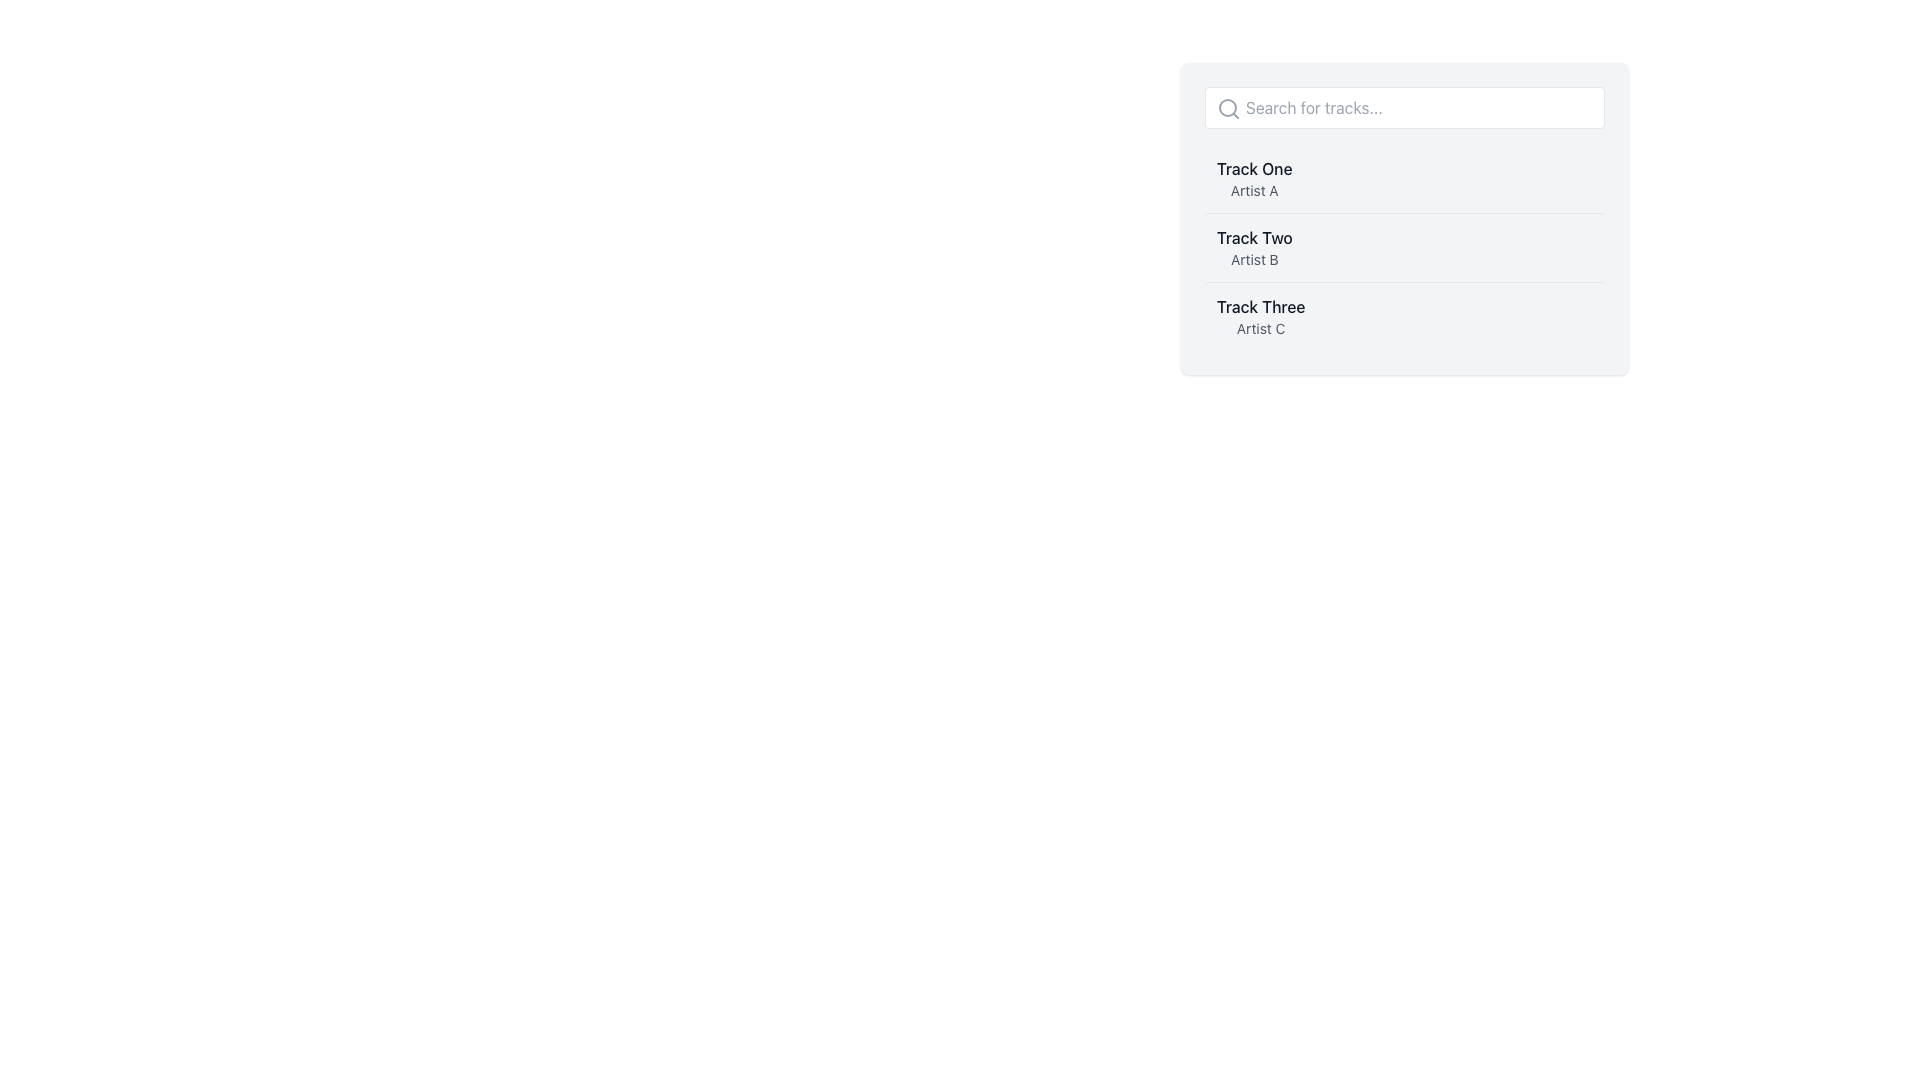 This screenshot has width=1920, height=1080. What do you see at coordinates (1253, 168) in the screenshot?
I see `the text label displaying 'Track One' by 'Artist A'` at bounding box center [1253, 168].